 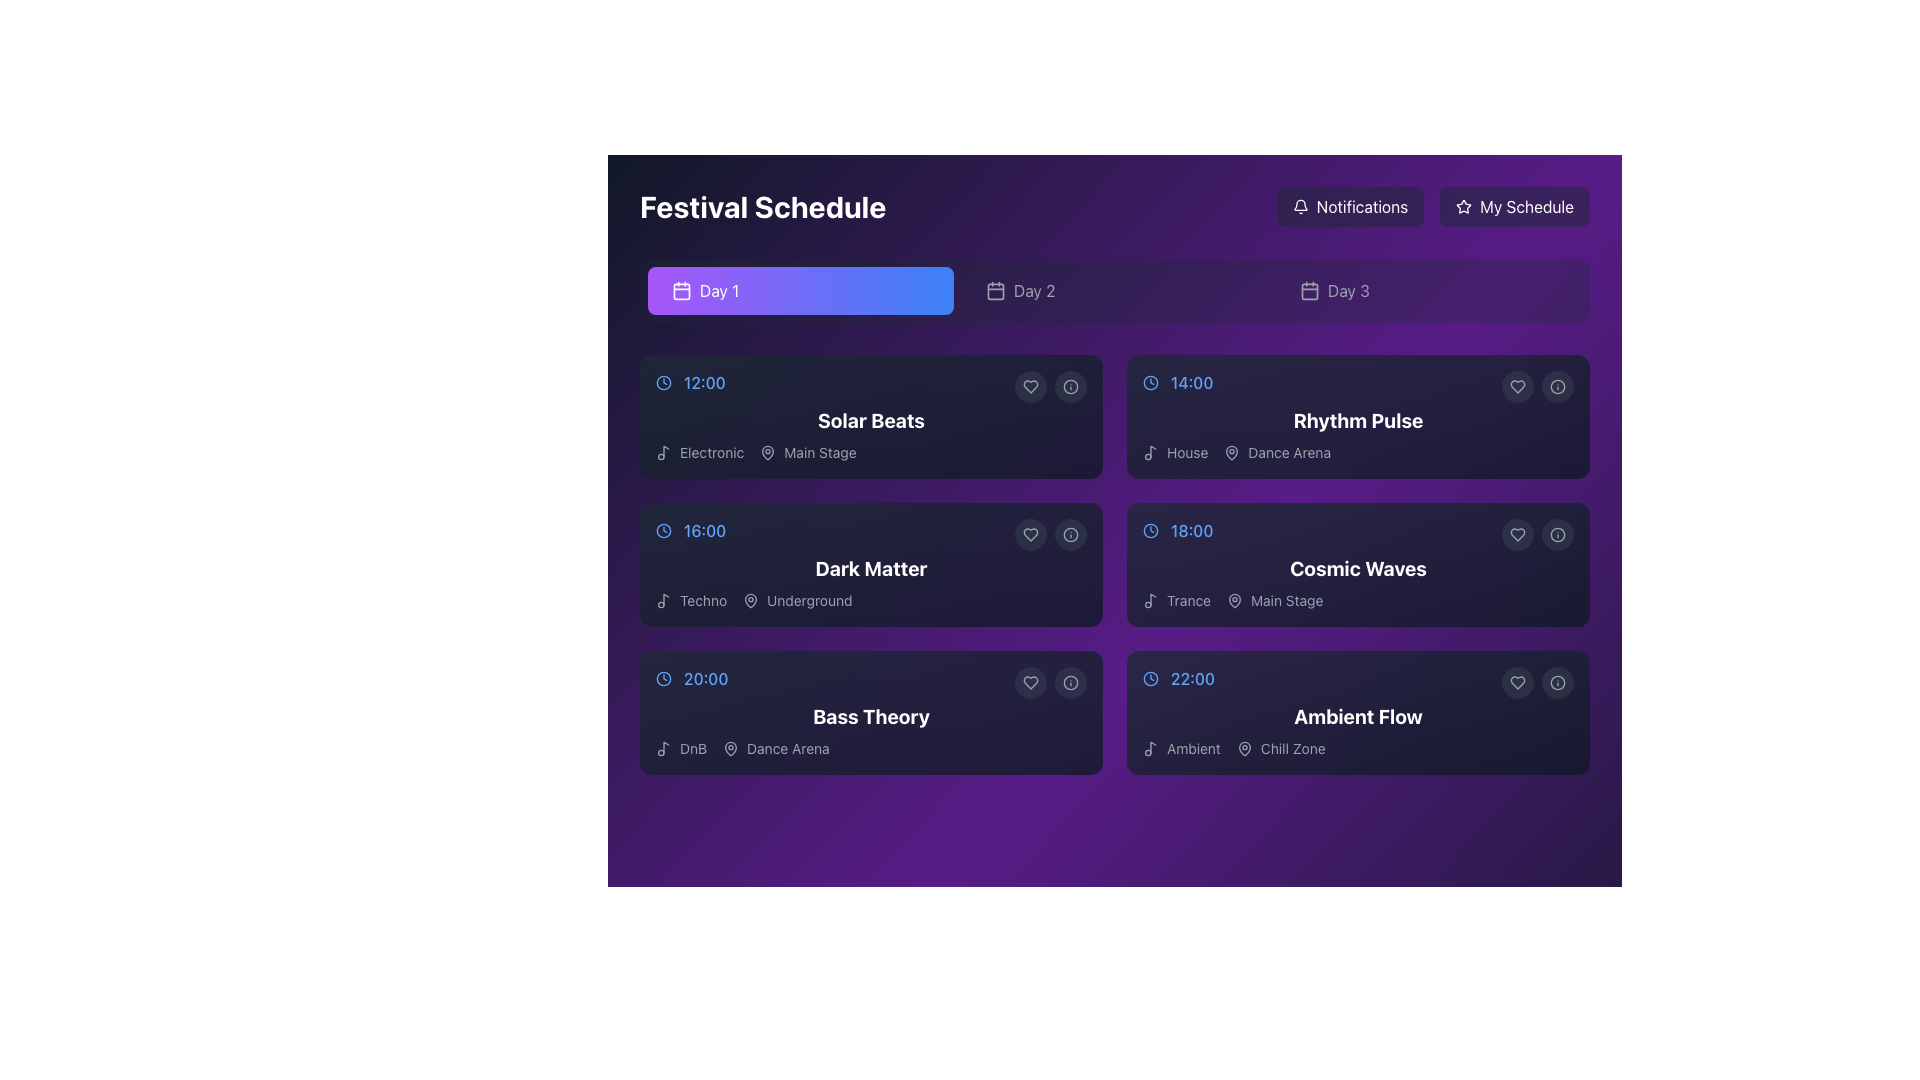 What do you see at coordinates (663, 382) in the screenshot?
I see `the circular graphical component that represents the clock icon within the 'Solar Beats' card, located in the first column and first row of the grid` at bounding box center [663, 382].